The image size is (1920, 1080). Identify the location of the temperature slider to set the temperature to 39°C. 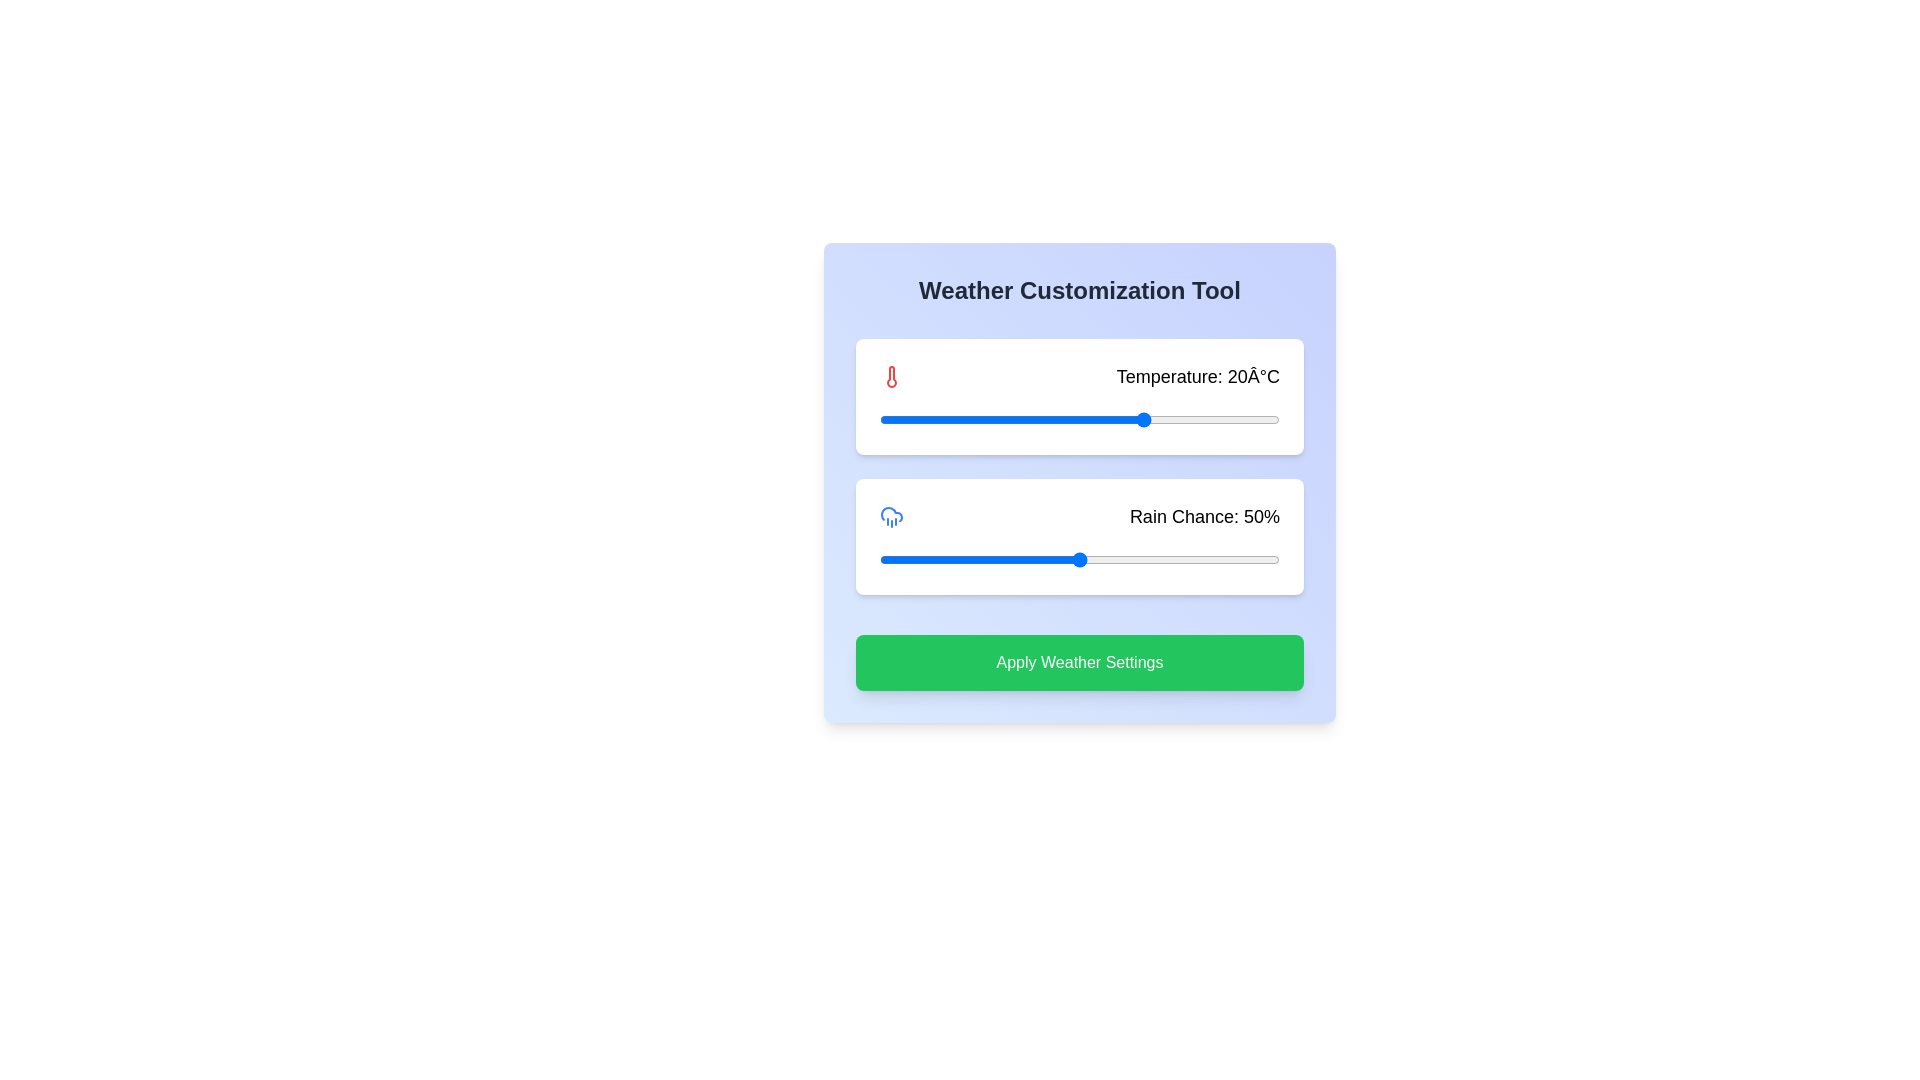
(1272, 419).